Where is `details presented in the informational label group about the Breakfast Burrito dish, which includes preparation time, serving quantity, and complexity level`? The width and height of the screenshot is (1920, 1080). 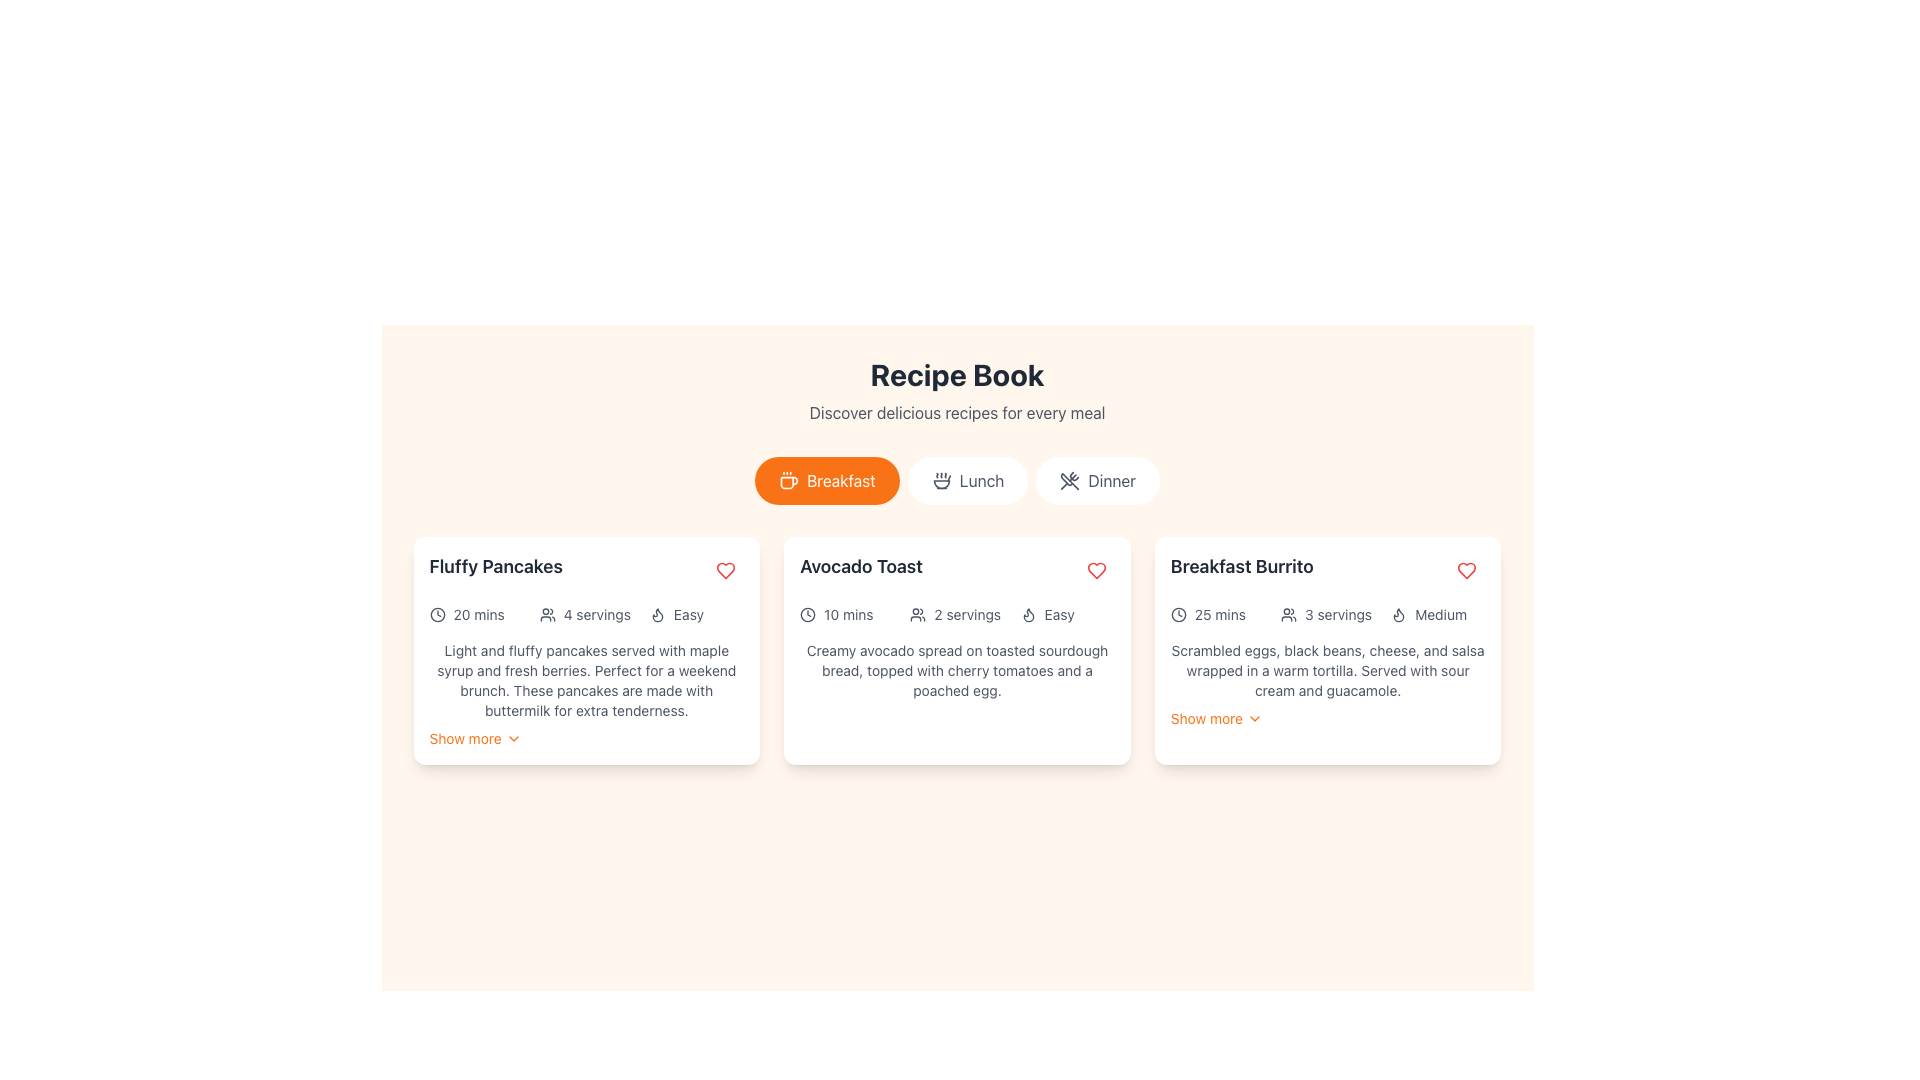
details presented in the informational label group about the Breakfast Burrito dish, which includes preparation time, serving quantity, and complexity level is located at coordinates (1328, 613).